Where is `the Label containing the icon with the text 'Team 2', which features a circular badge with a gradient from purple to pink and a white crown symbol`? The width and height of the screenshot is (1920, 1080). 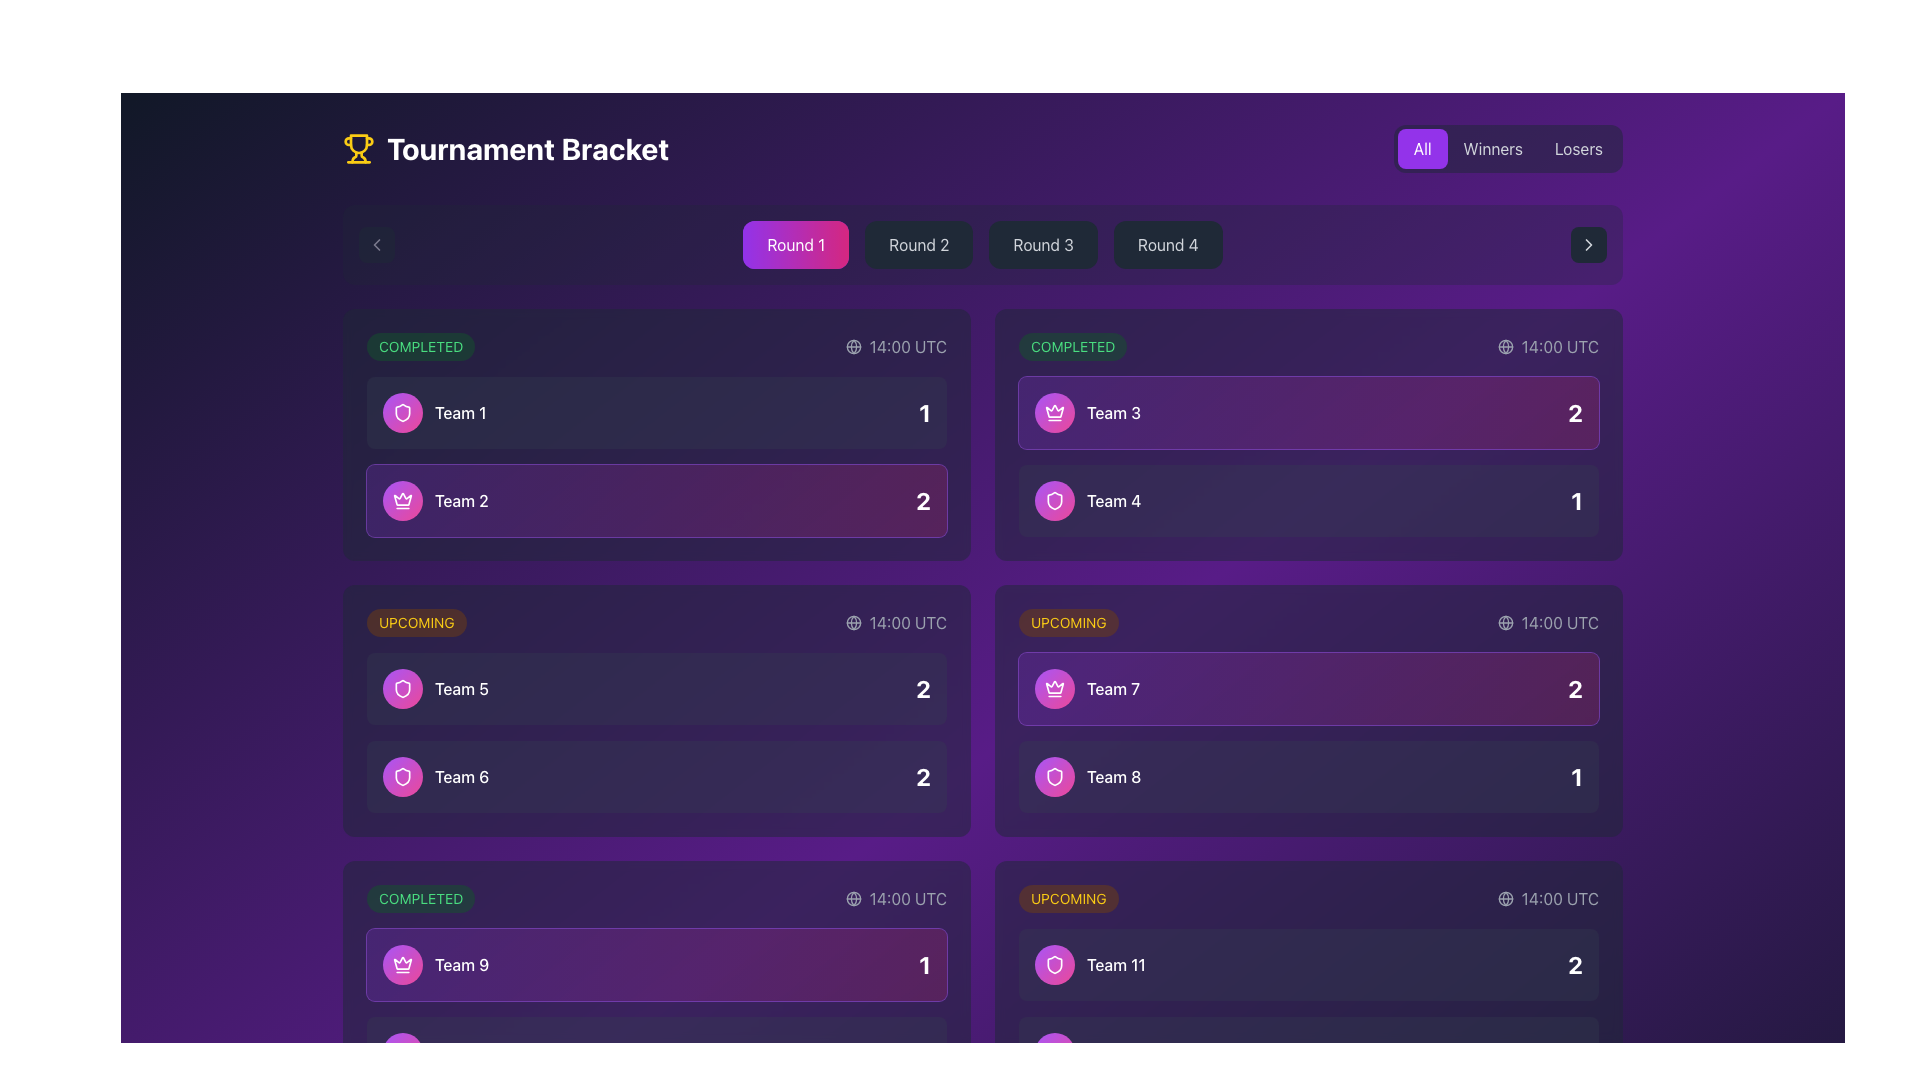 the Label containing the icon with the text 'Team 2', which features a circular badge with a gradient from purple to pink and a white crown symbol is located at coordinates (434, 500).